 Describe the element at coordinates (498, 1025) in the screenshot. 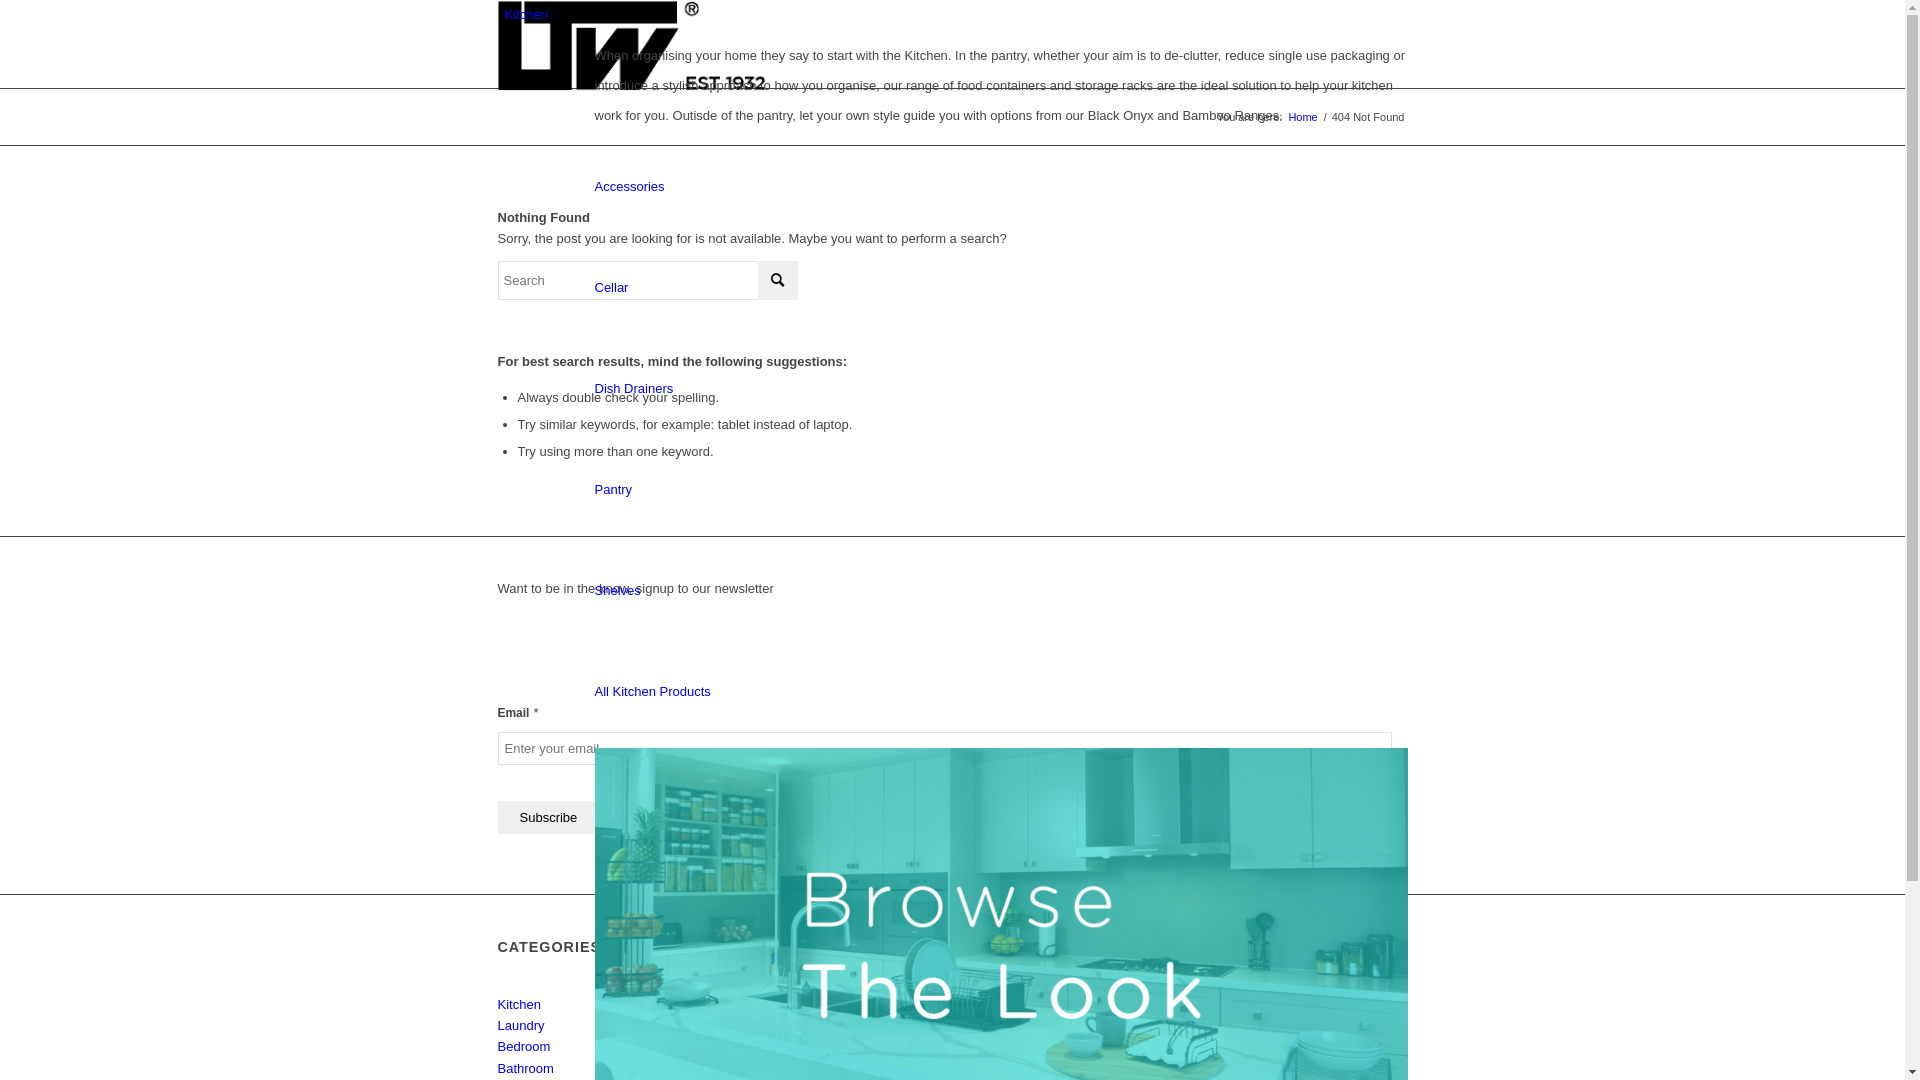

I see `'Laundry'` at that location.